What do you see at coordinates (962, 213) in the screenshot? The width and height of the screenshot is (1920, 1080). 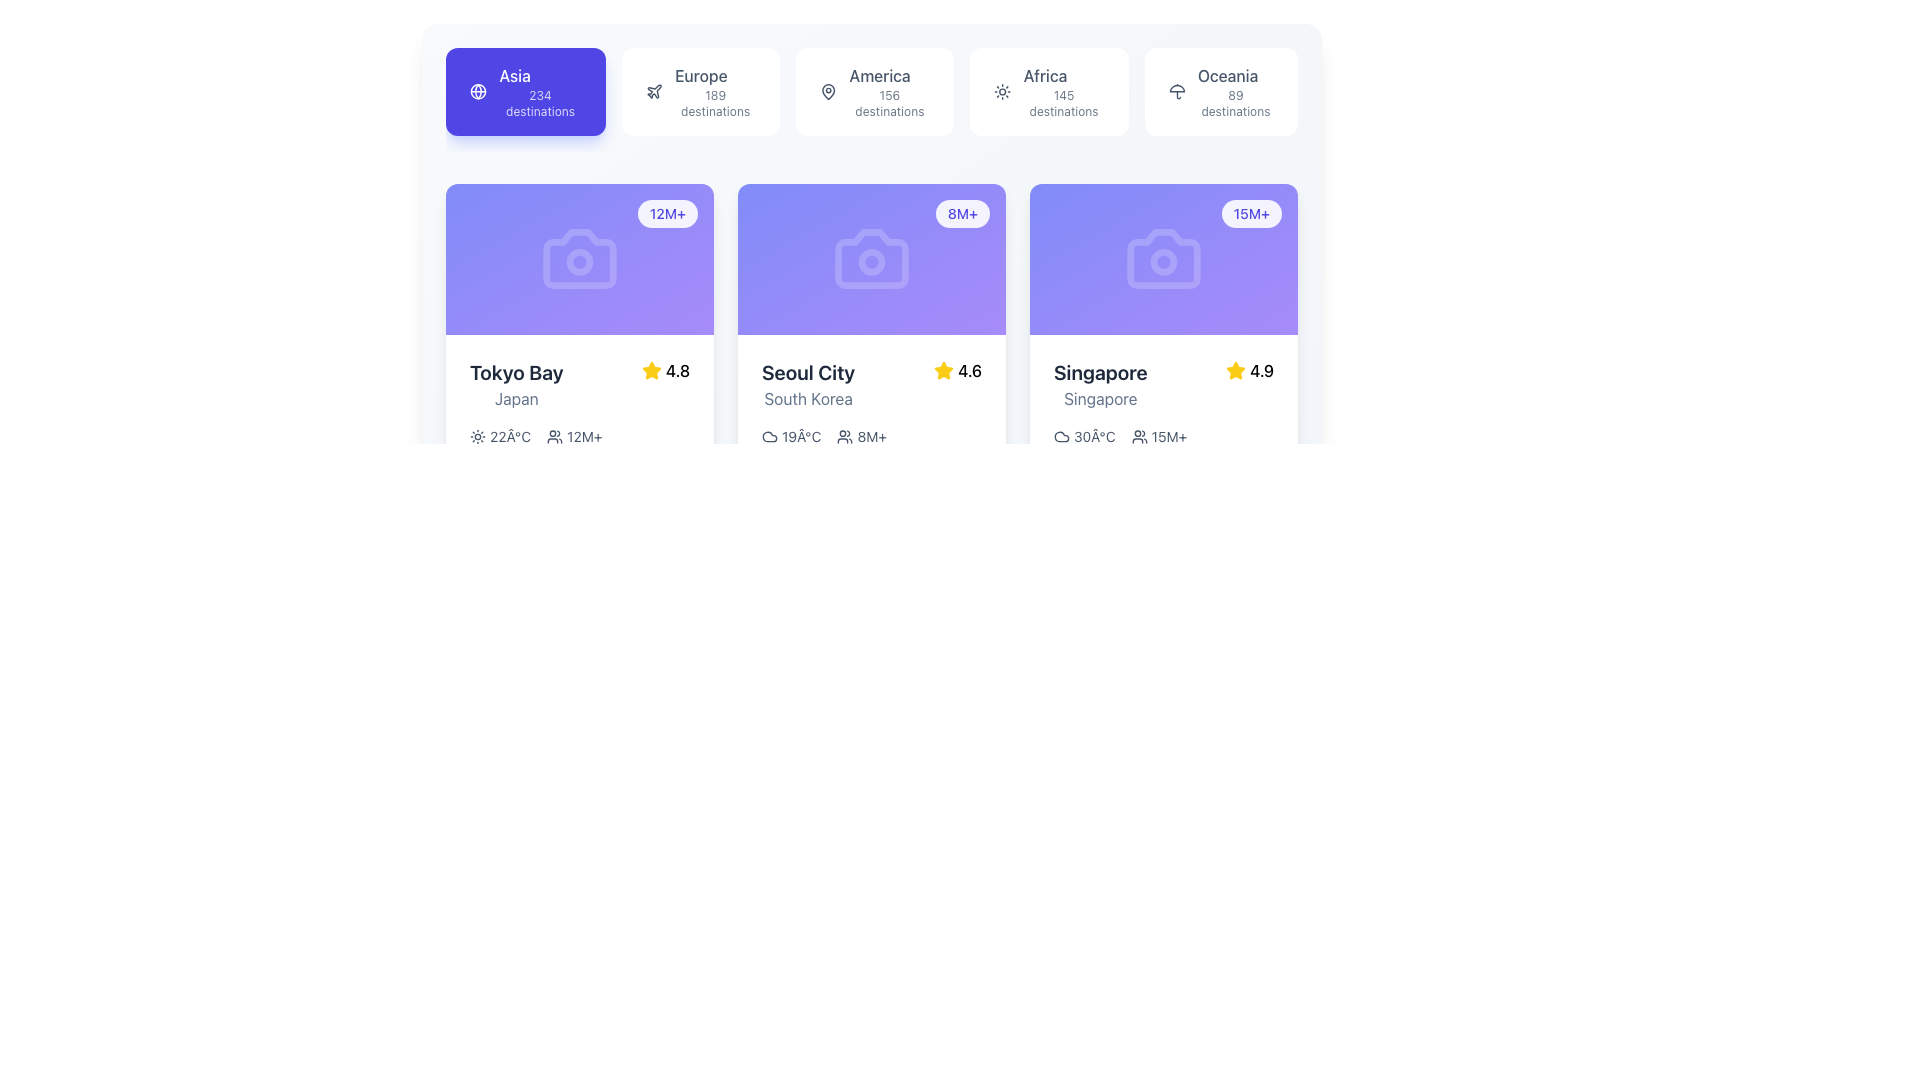 I see `the numerical indicator badge located at the top-right corner of the Seoul City card, which displays visitor counts such as '12M+' or '15M+'` at bounding box center [962, 213].